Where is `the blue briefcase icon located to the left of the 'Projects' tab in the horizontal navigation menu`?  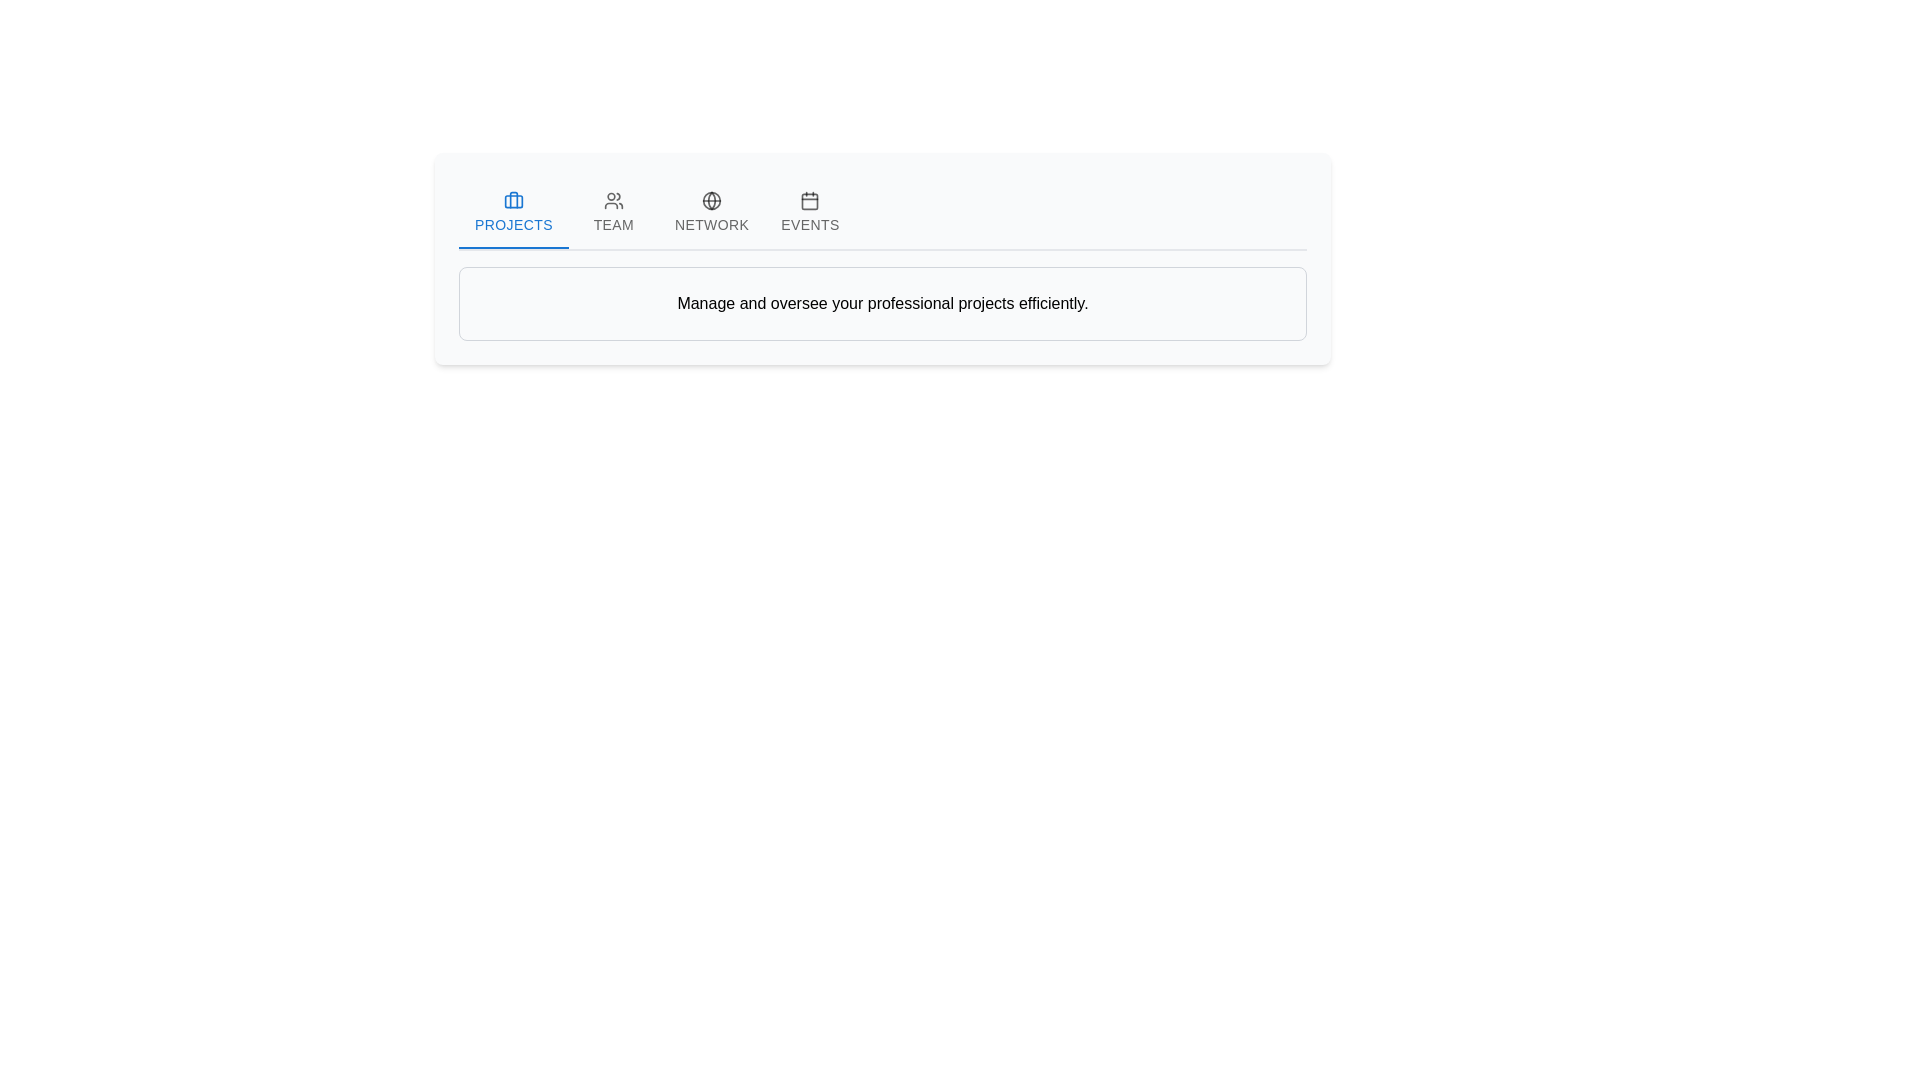
the blue briefcase icon located to the left of the 'Projects' tab in the horizontal navigation menu is located at coordinates (513, 201).